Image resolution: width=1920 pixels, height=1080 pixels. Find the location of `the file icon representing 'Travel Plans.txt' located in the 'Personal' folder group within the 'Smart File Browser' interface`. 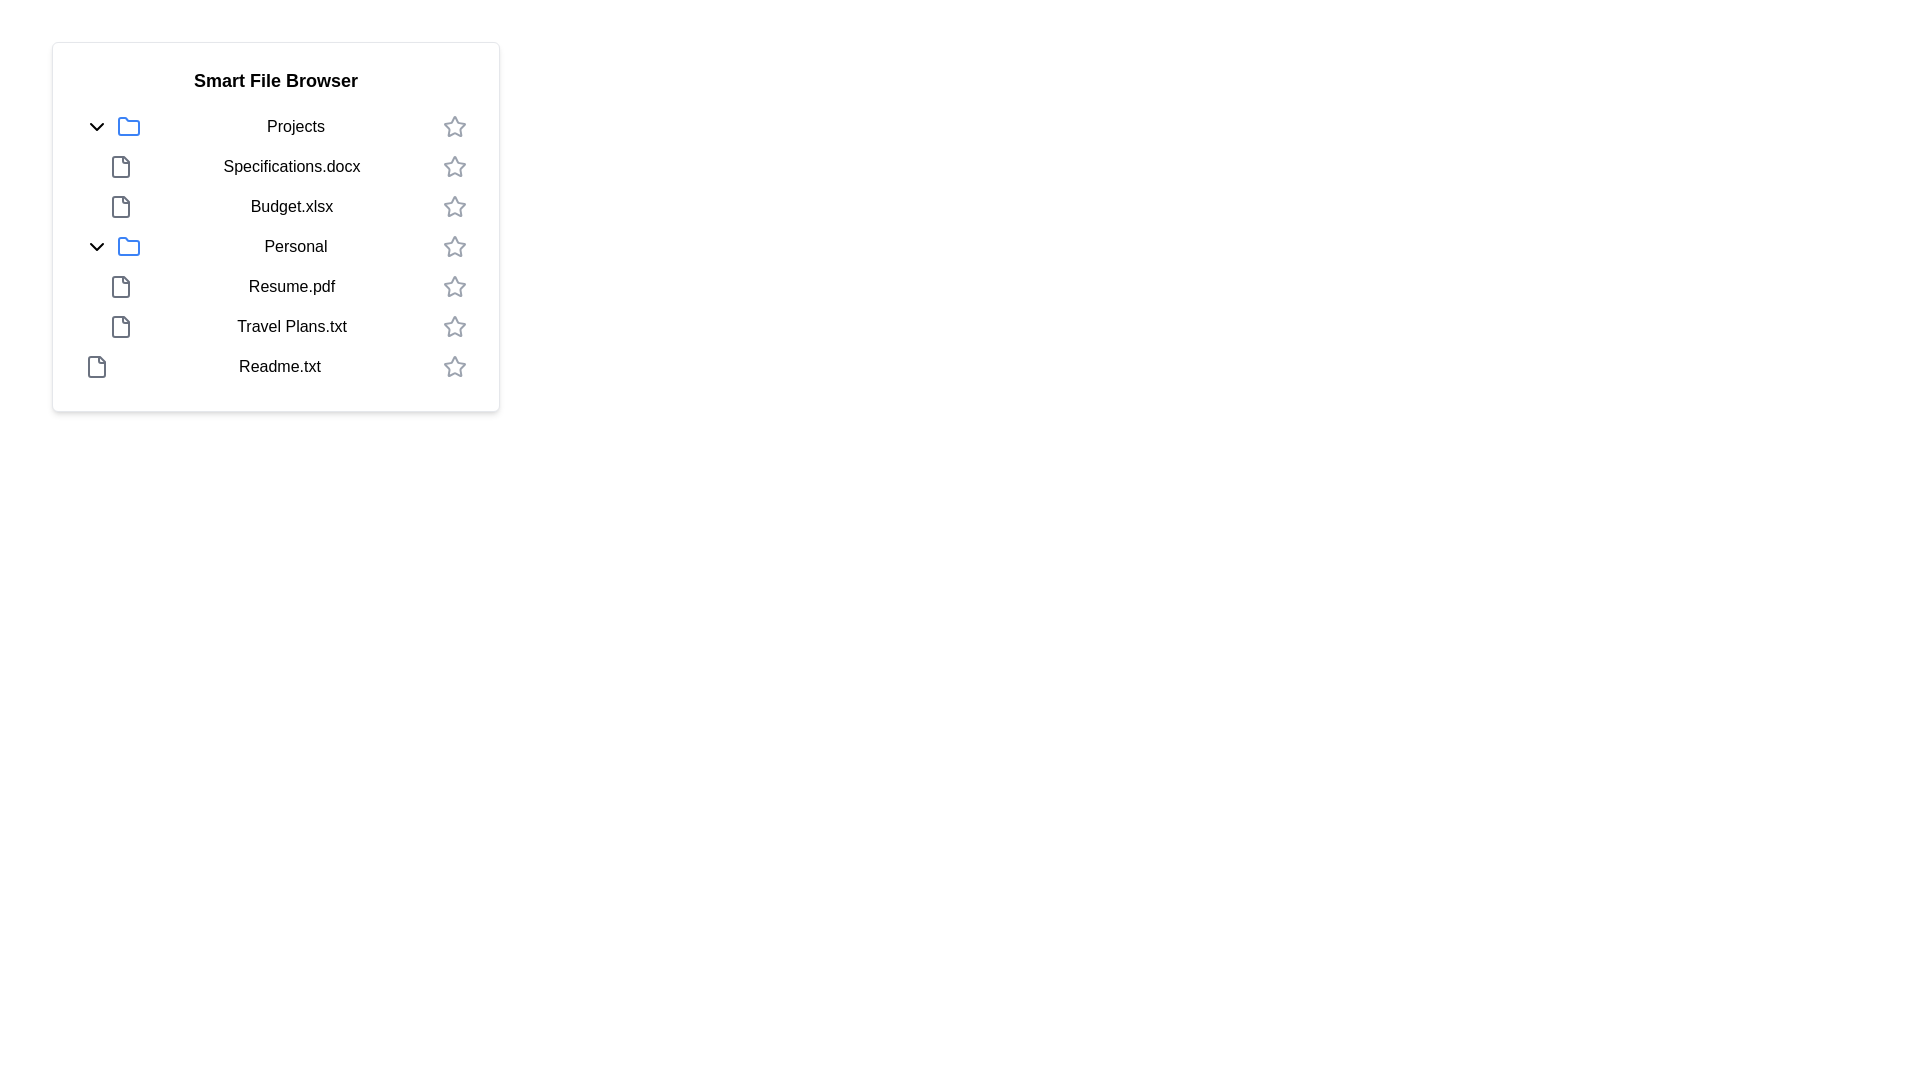

the file icon representing 'Travel Plans.txt' located in the 'Personal' folder group within the 'Smart File Browser' interface is located at coordinates (119, 326).